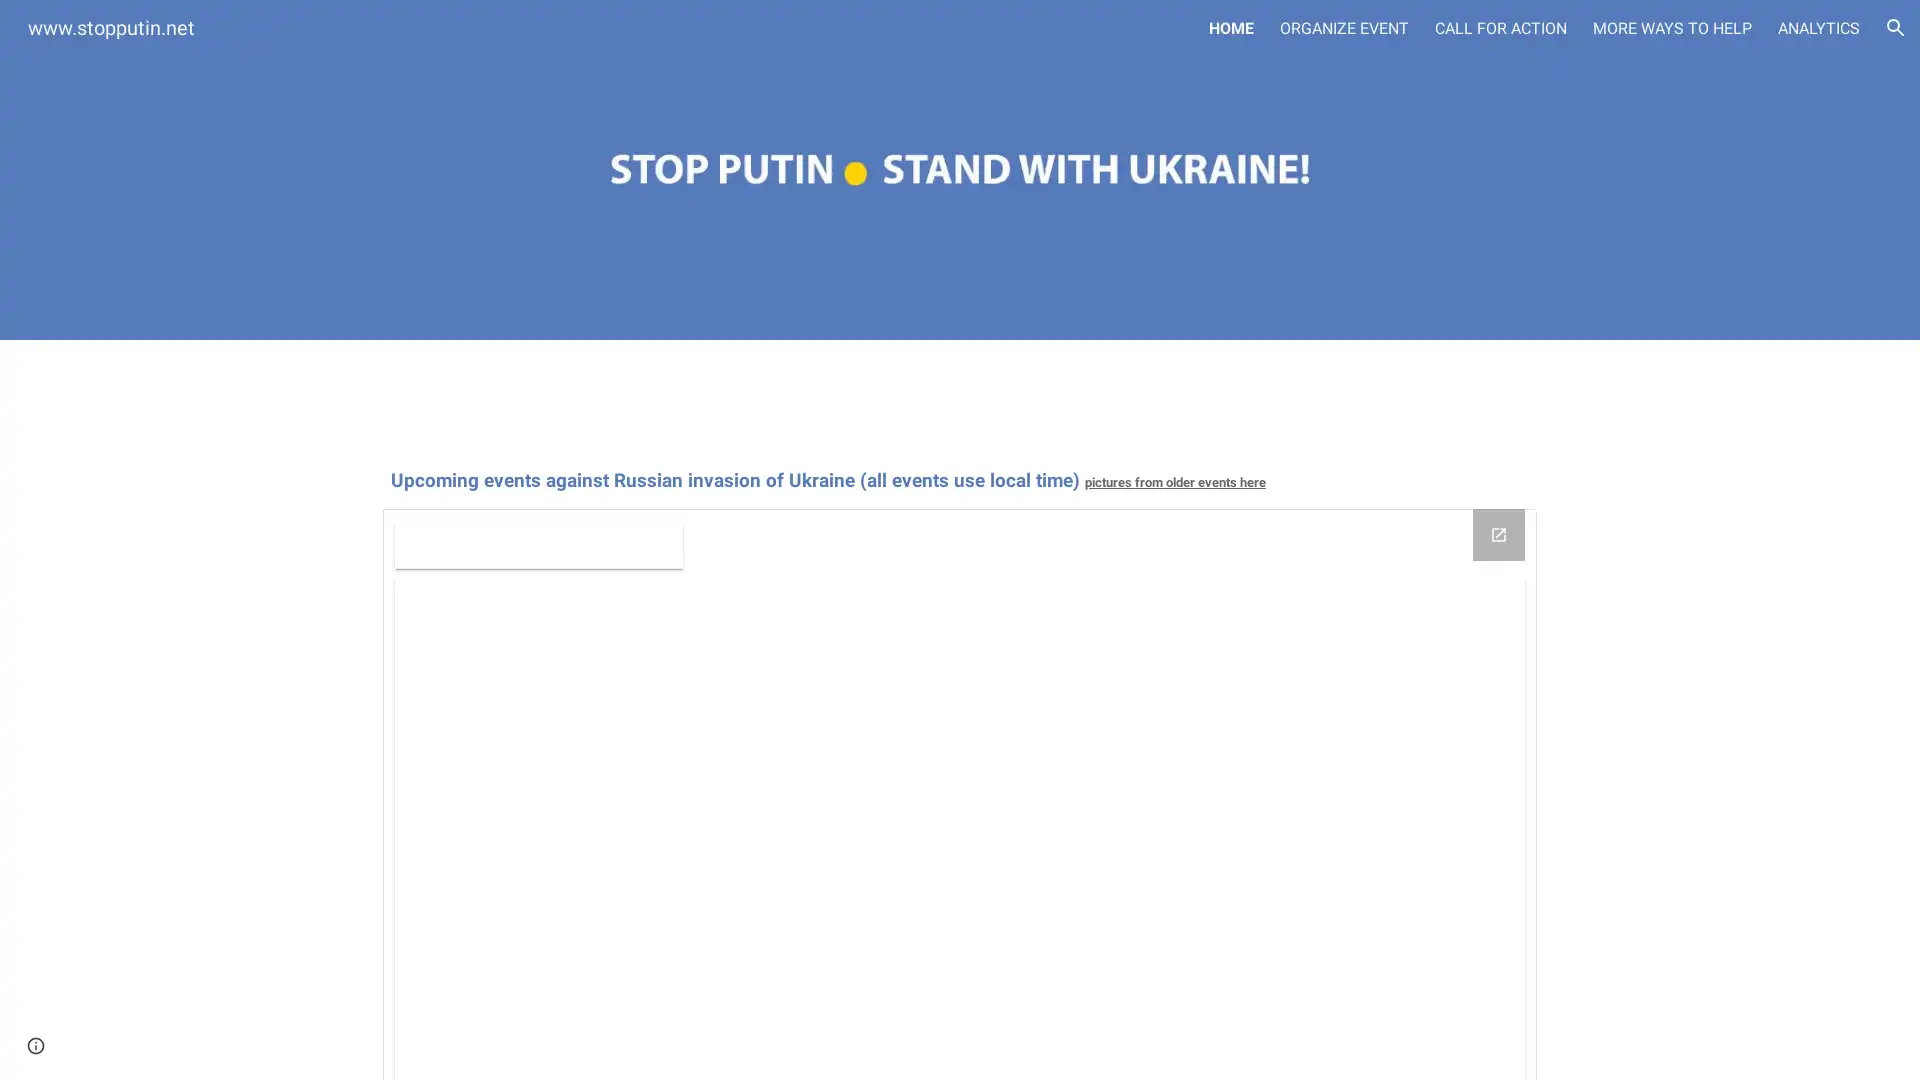  I want to click on Skip to main content, so click(787, 37).